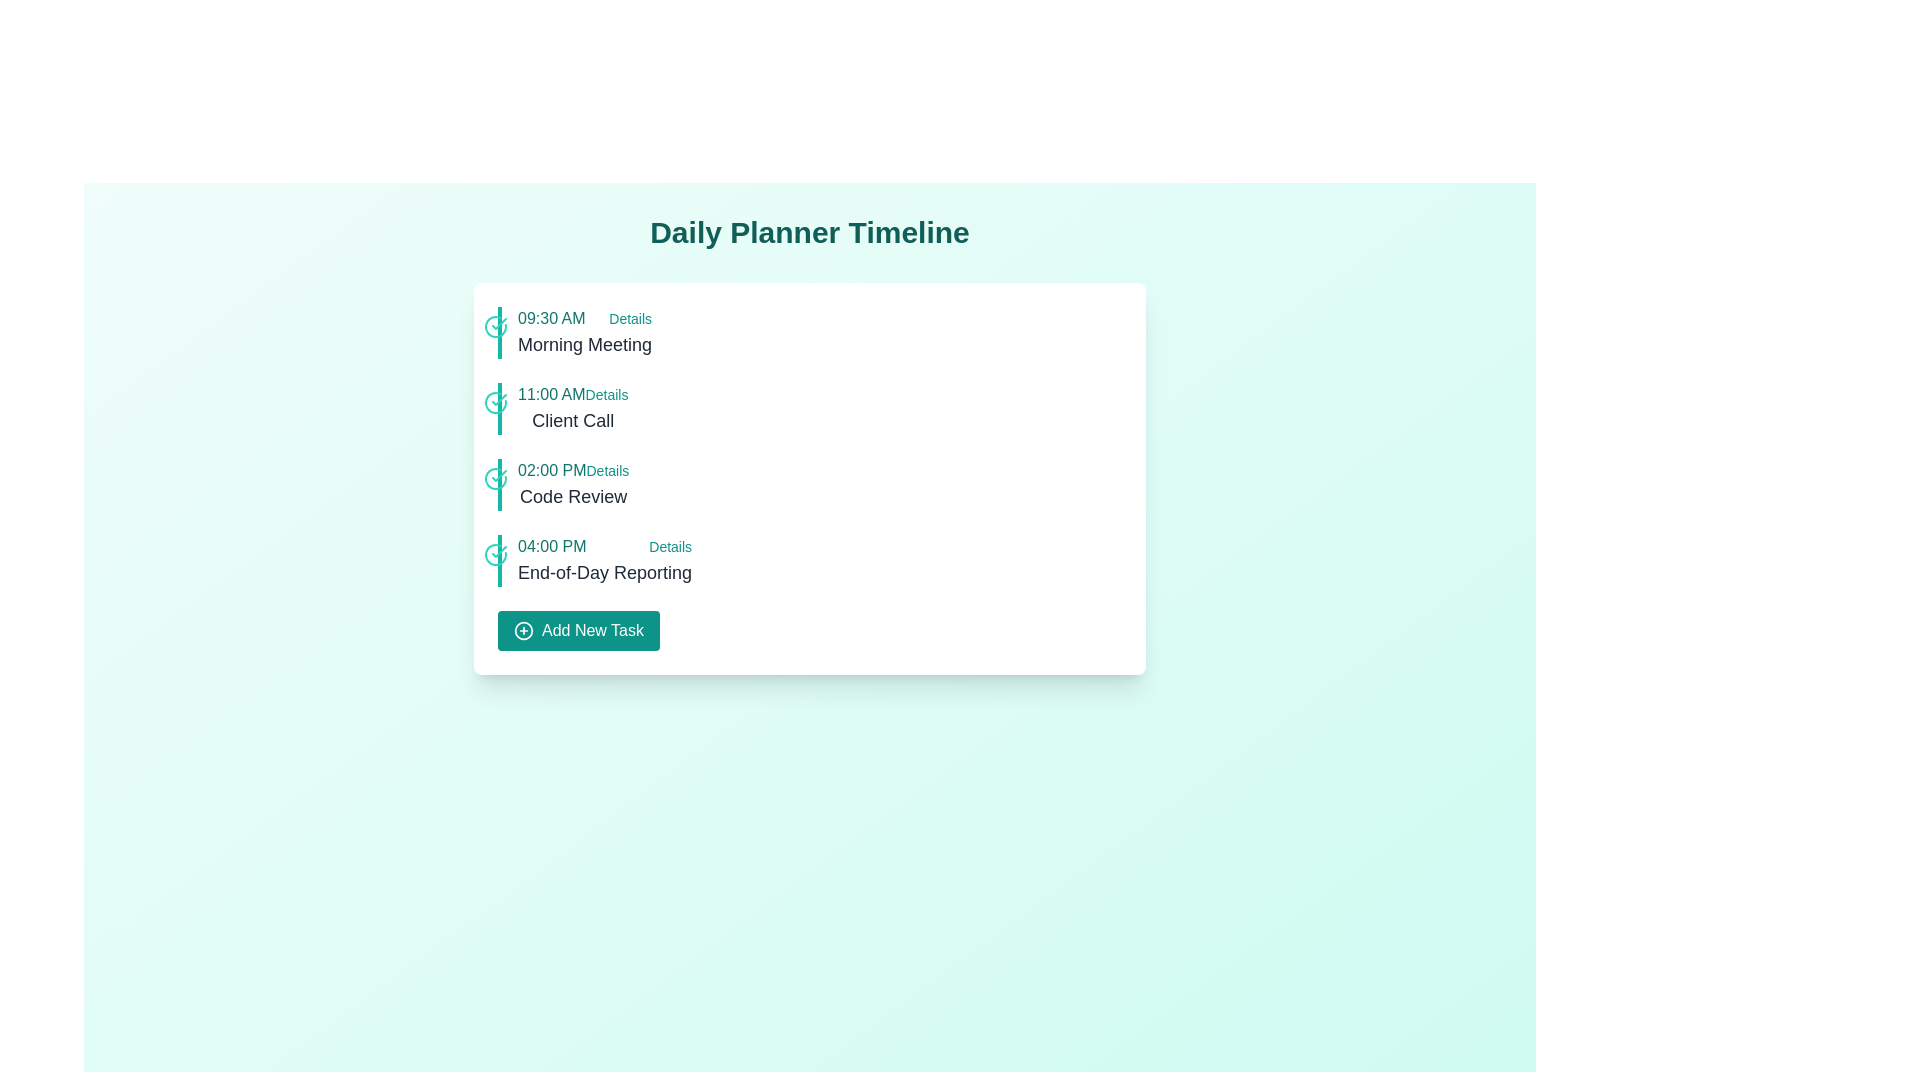 The width and height of the screenshot is (1920, 1080). I want to click on the hyperlink labeled 'Details' located to the right of '02:00 PM' in the third position of the scheduled items list, so click(606, 470).